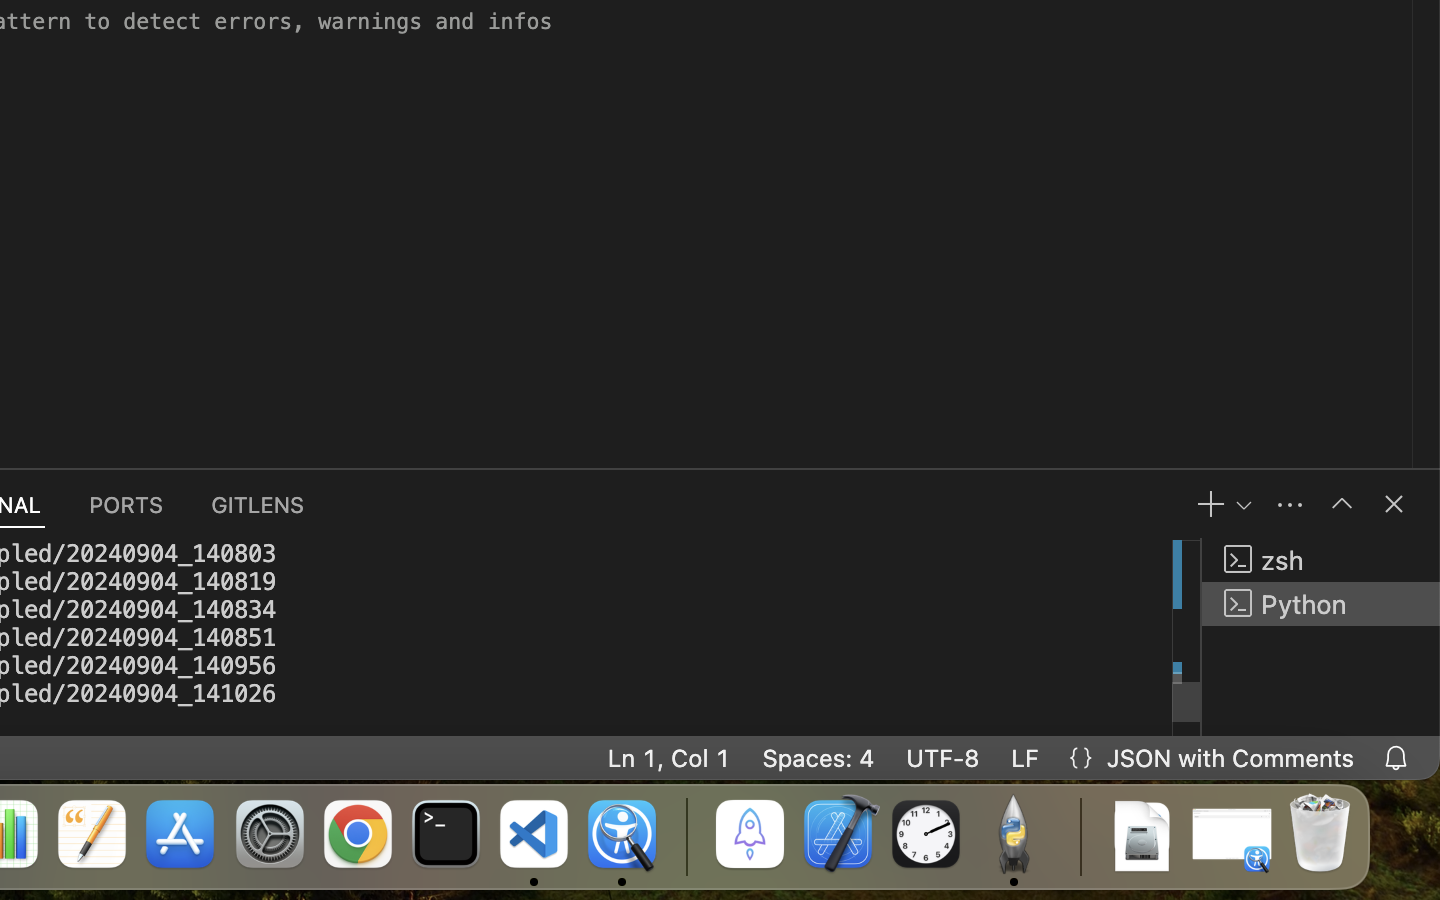 The height and width of the screenshot is (900, 1440). I want to click on 'Python ', so click(1320, 603).